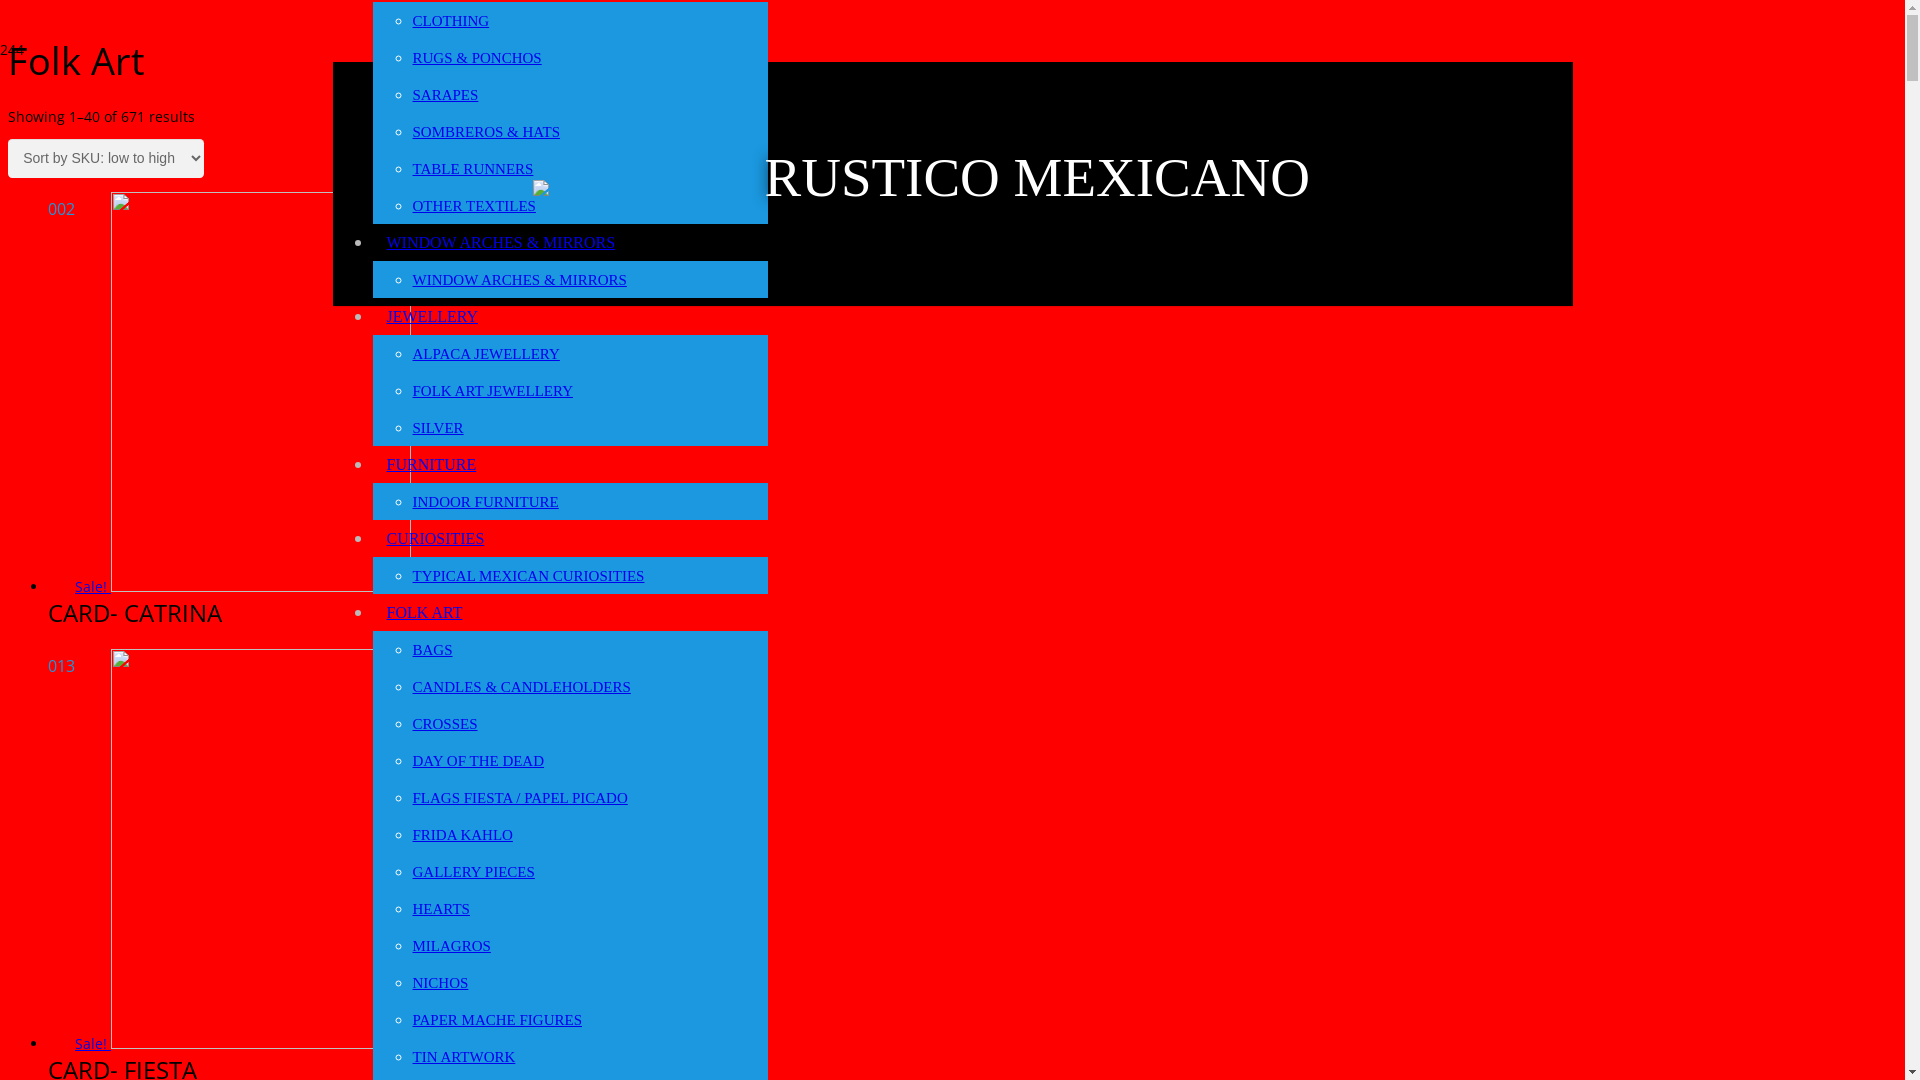 This screenshot has height=1080, width=1920. I want to click on 'SARAPES', so click(444, 95).